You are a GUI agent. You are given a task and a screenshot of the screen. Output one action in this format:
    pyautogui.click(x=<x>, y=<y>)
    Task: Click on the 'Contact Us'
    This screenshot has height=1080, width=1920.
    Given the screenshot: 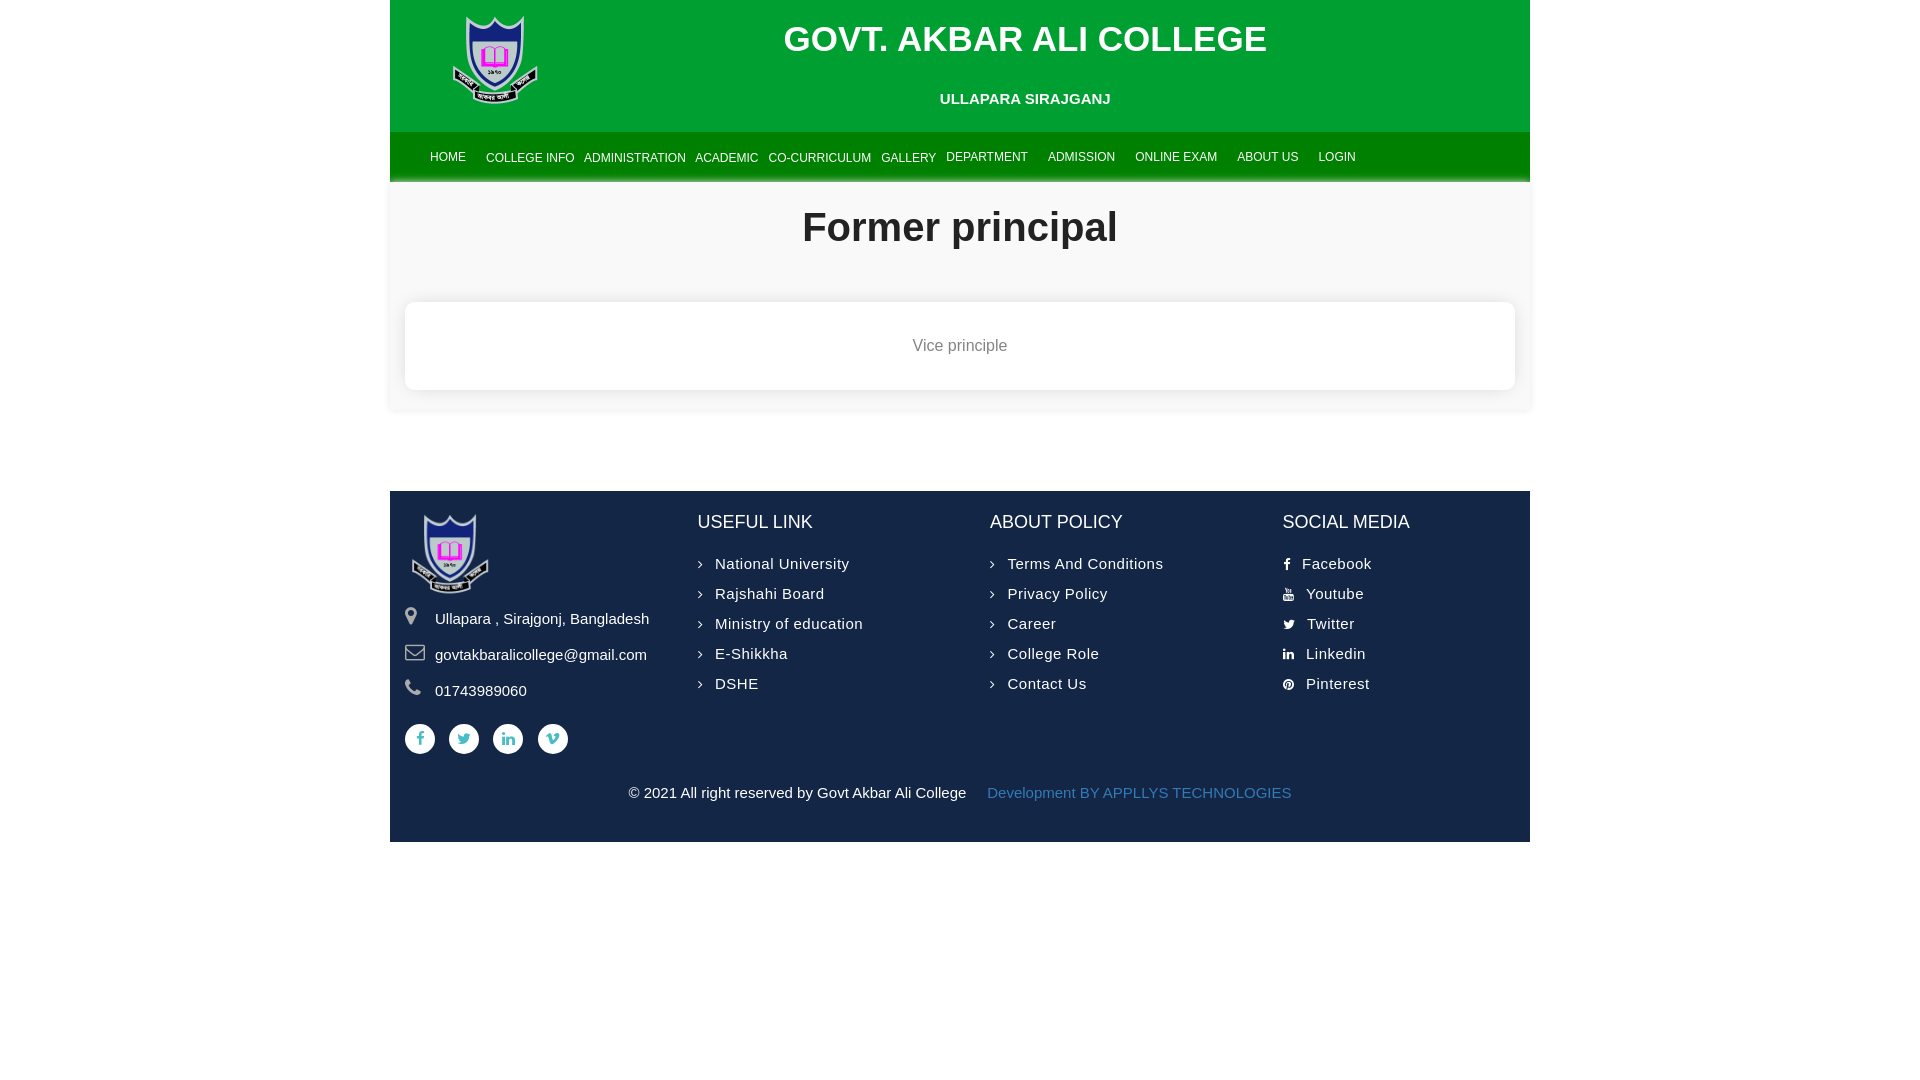 What is the action you would take?
    pyautogui.click(x=1038, y=682)
    